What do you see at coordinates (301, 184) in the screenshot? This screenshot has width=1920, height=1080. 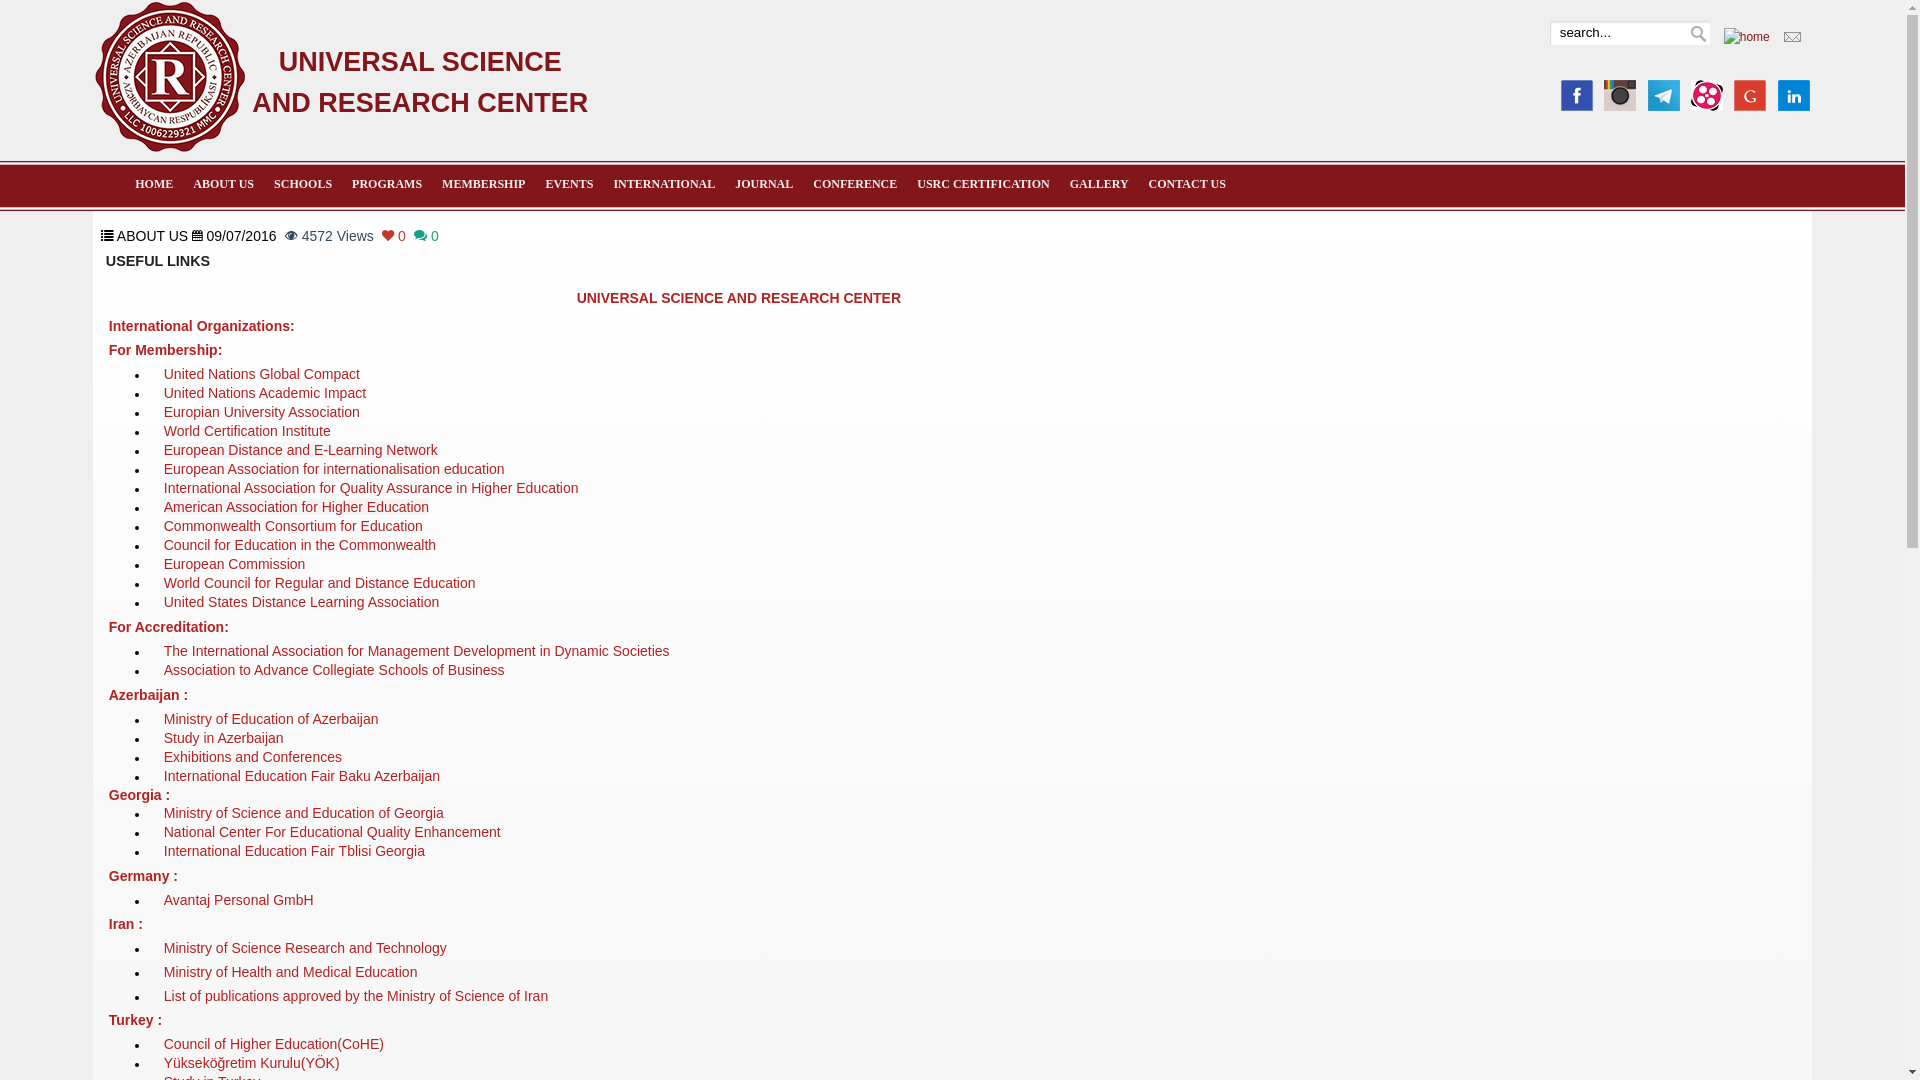 I see `'SCHOOLS'` at bounding box center [301, 184].